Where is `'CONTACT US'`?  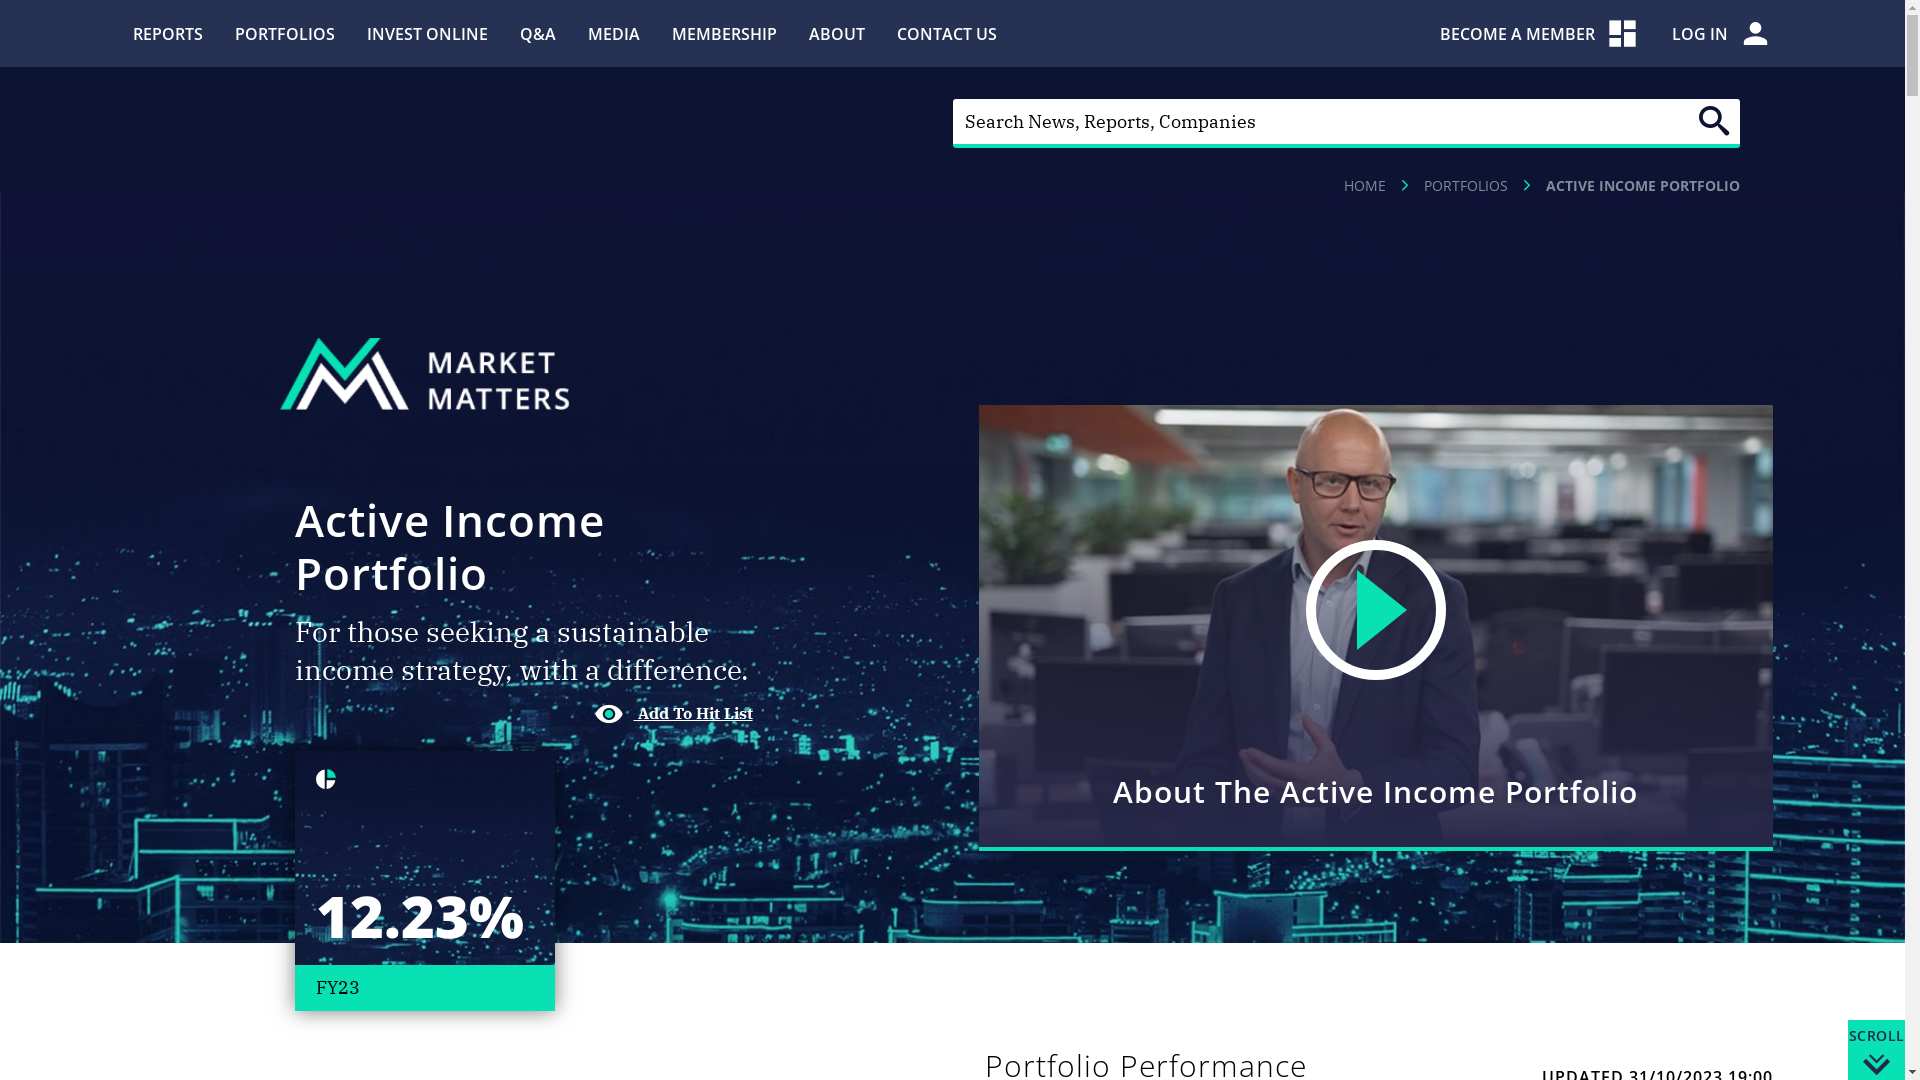
'CONTACT US' is located at coordinates (895, 33).